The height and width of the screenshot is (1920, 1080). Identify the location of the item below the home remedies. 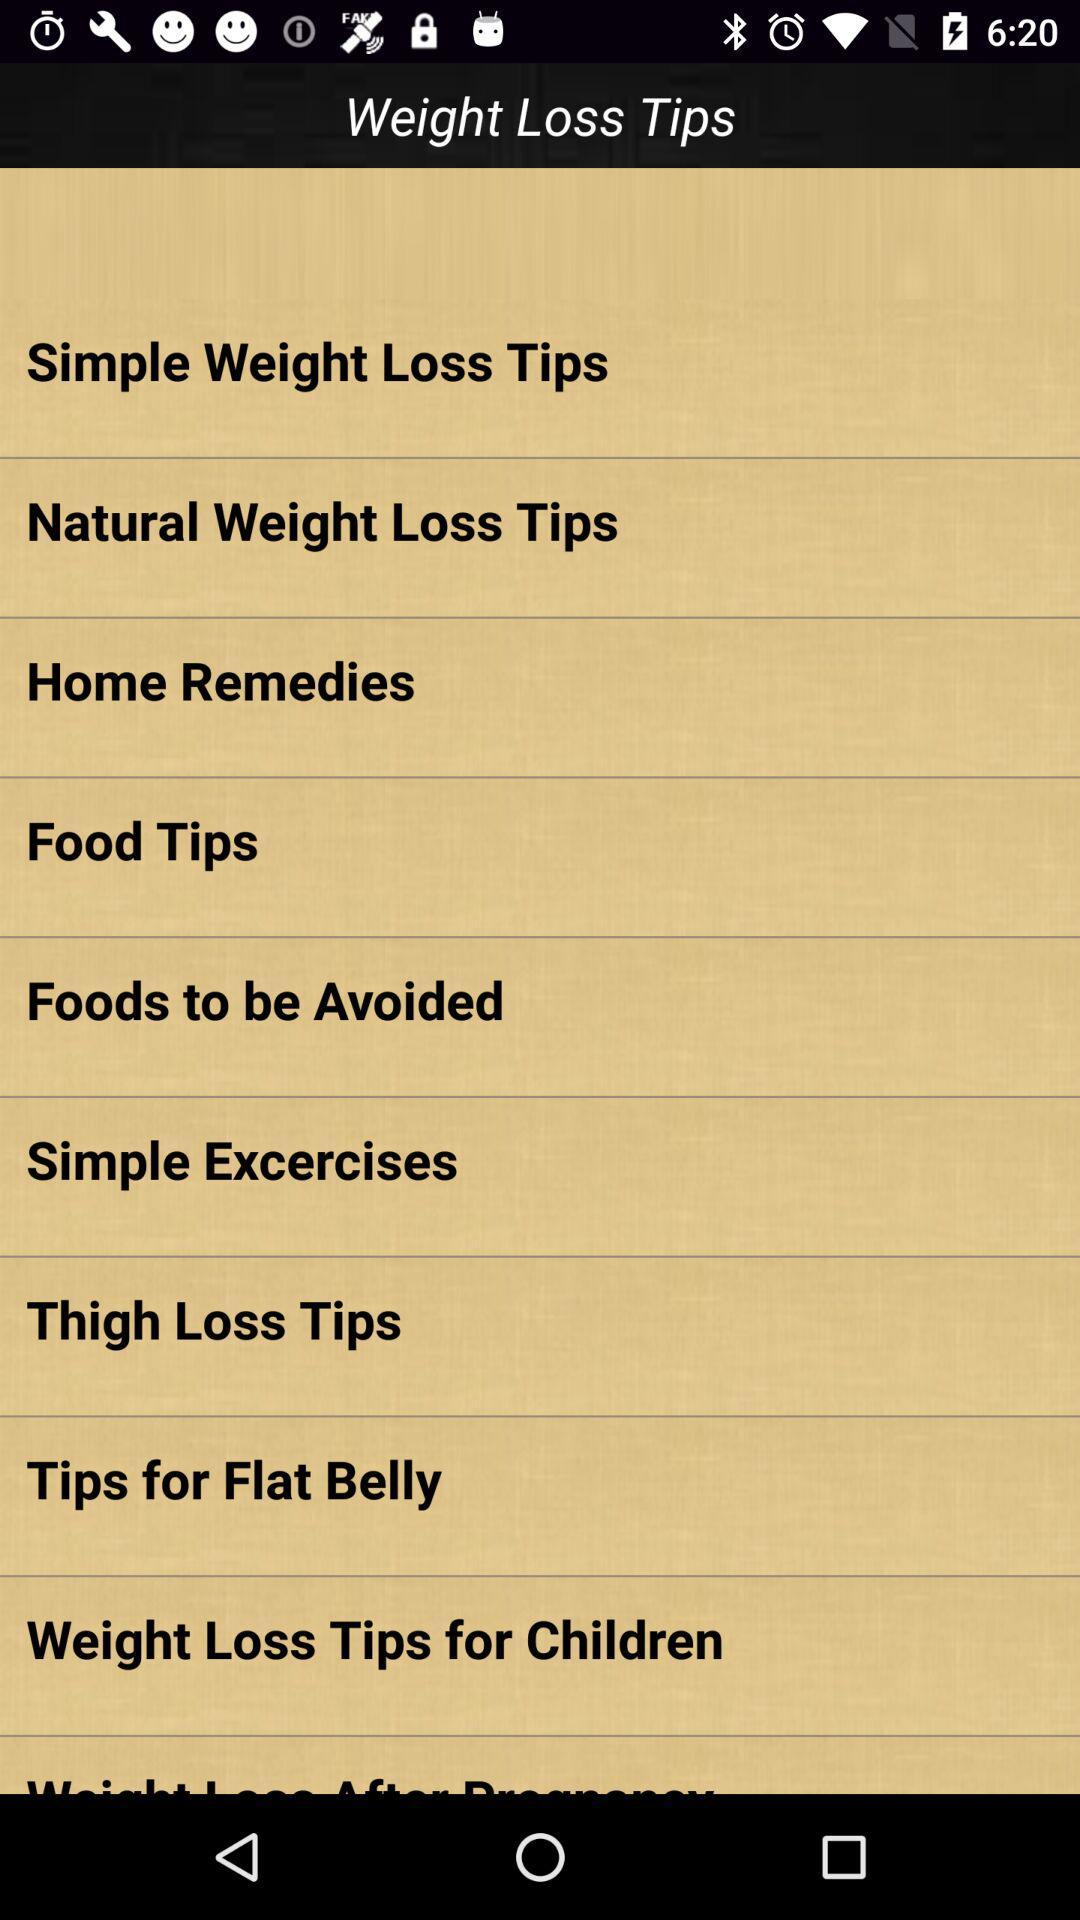
(540, 839).